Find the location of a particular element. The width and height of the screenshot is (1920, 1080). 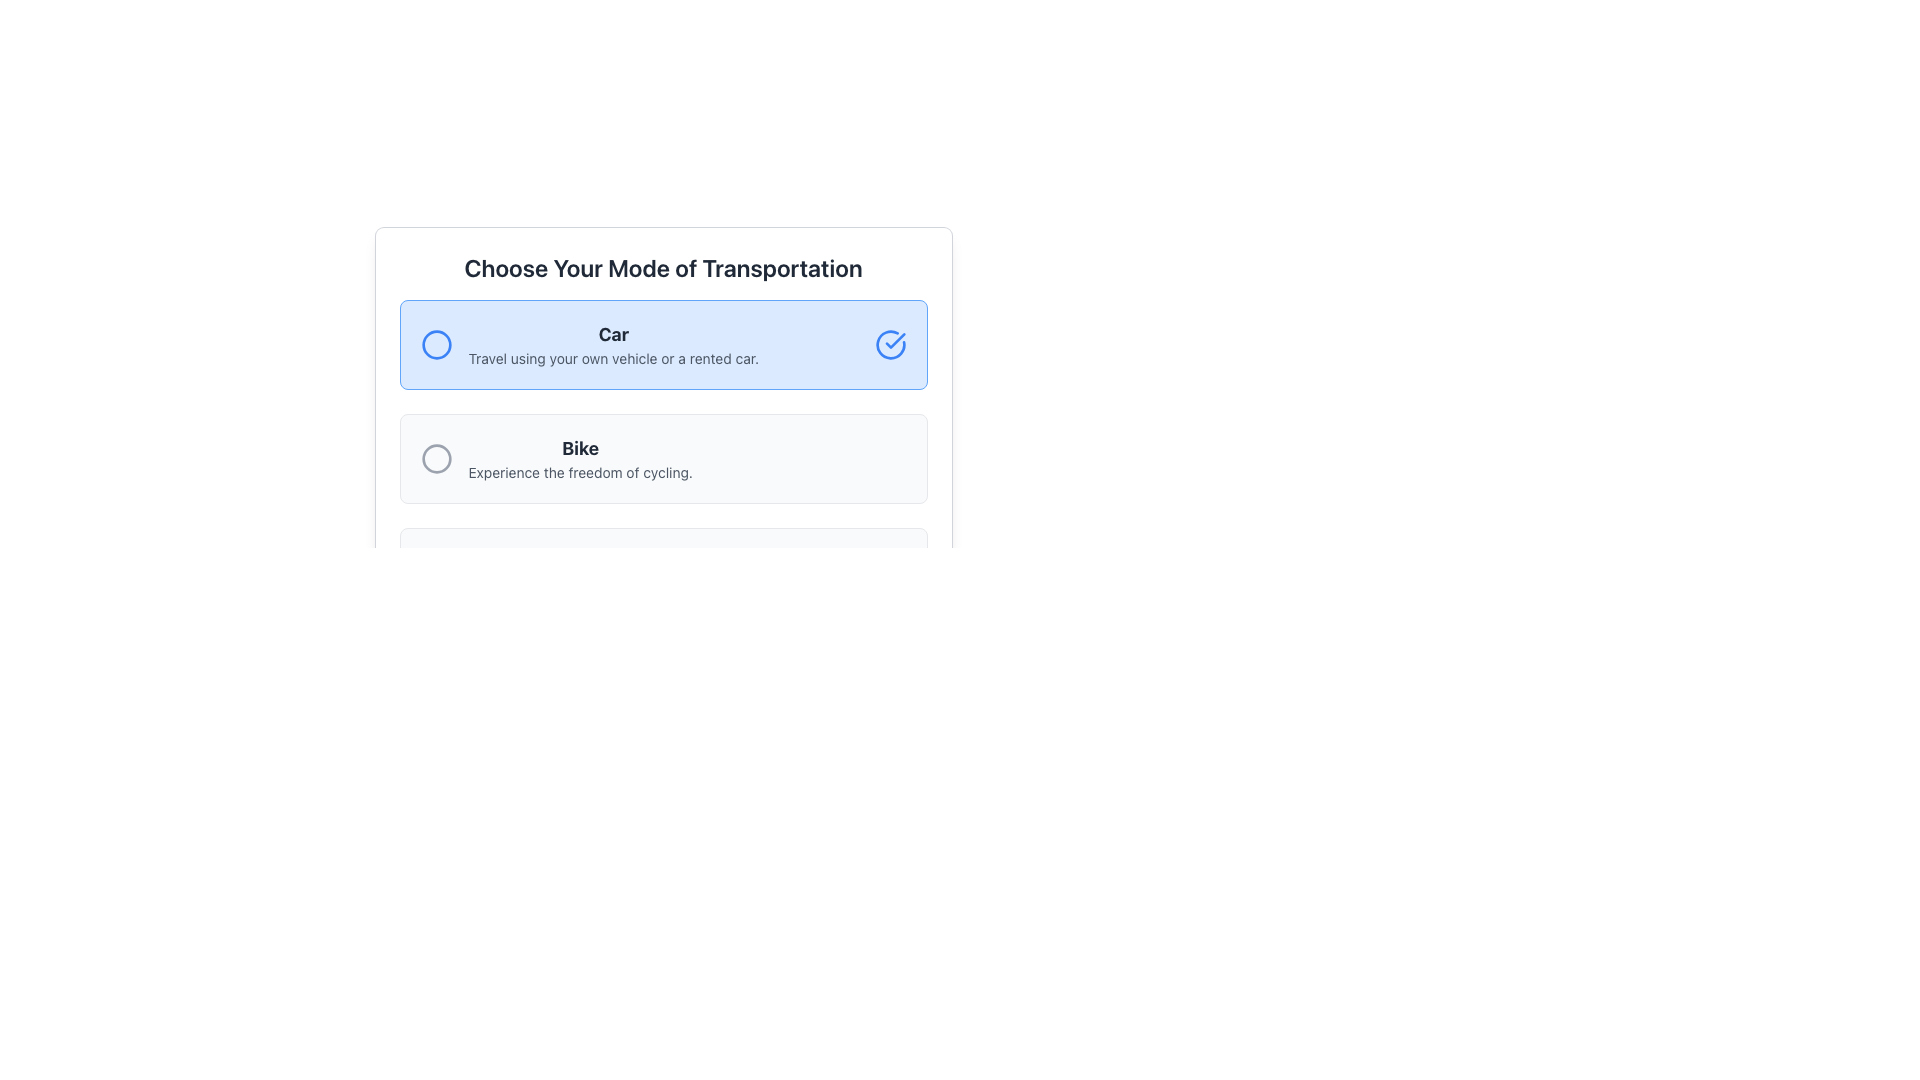

the bolded 'Bike' text label, which is prominently styled and located in the transportation selection interface is located at coordinates (579, 447).